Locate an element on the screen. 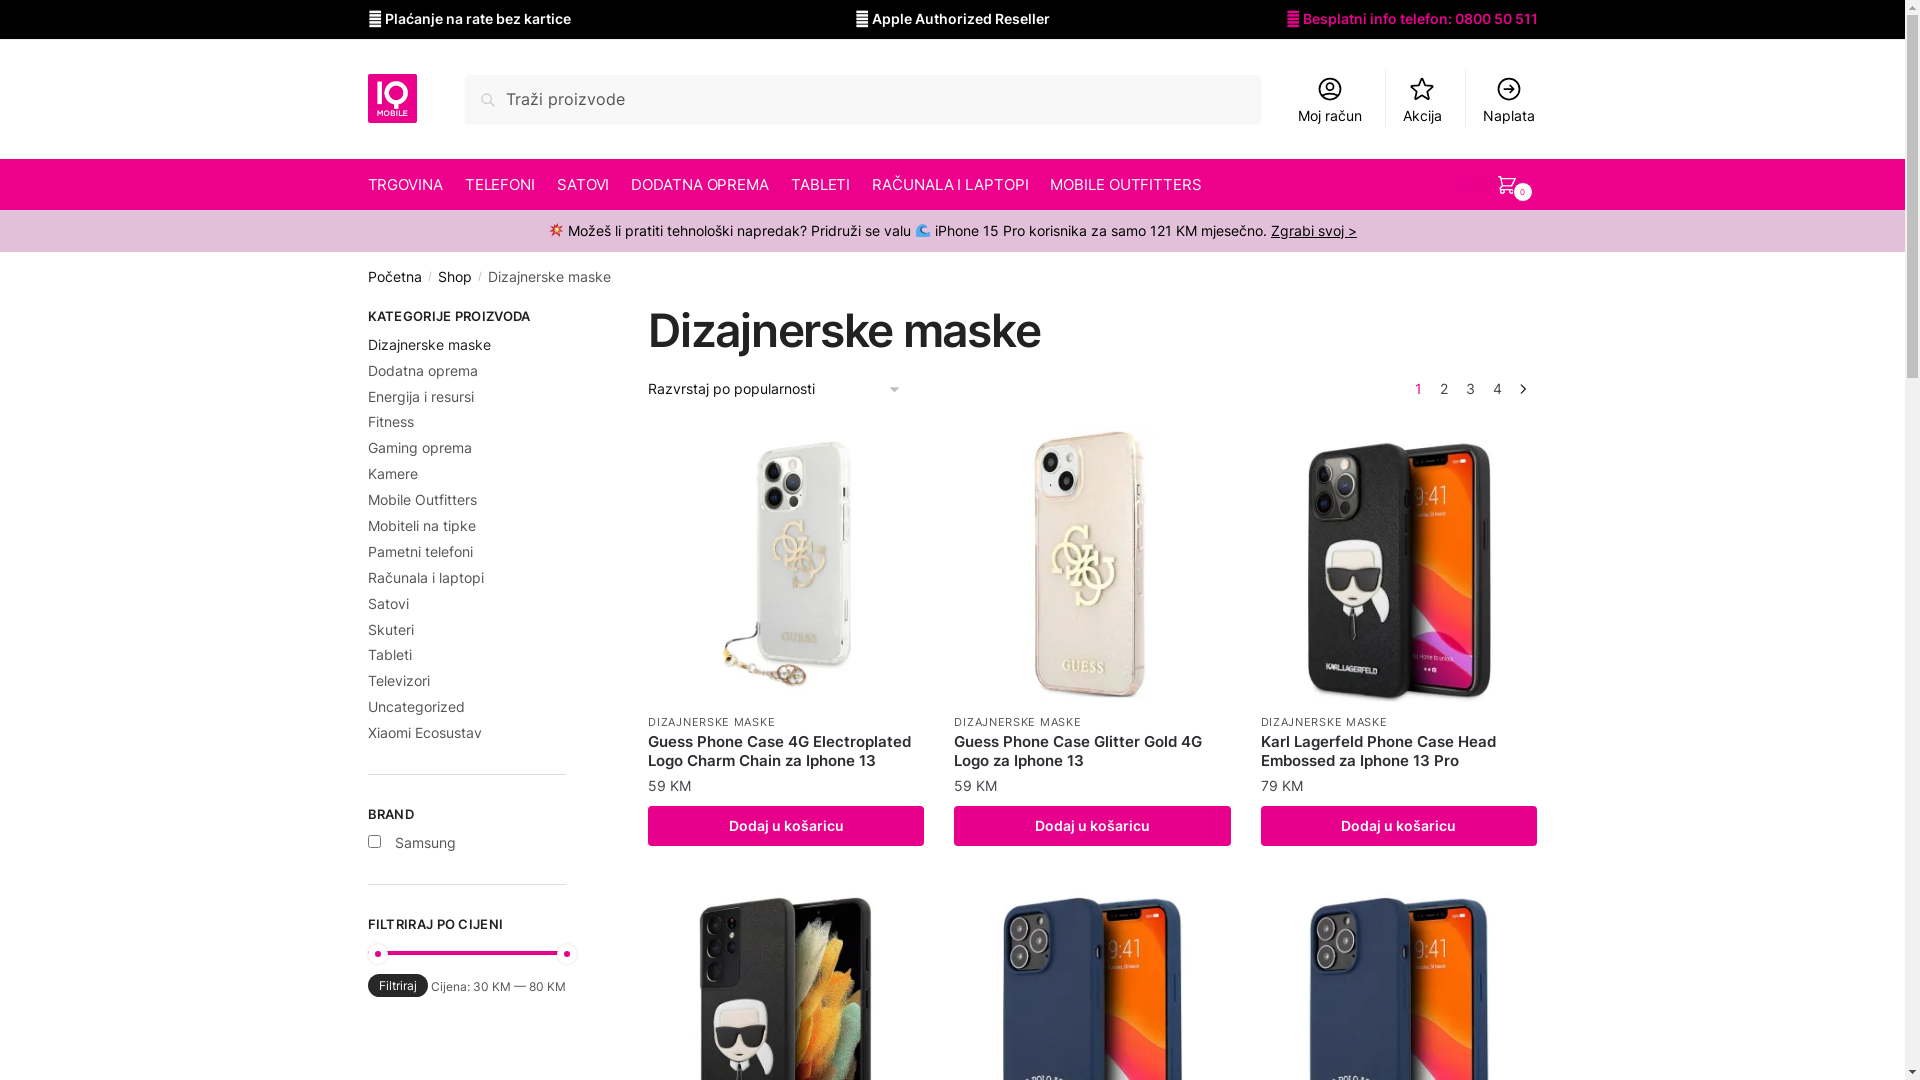 Image resolution: width=1920 pixels, height=1080 pixels. 'Gaming oprema' is located at coordinates (419, 446).